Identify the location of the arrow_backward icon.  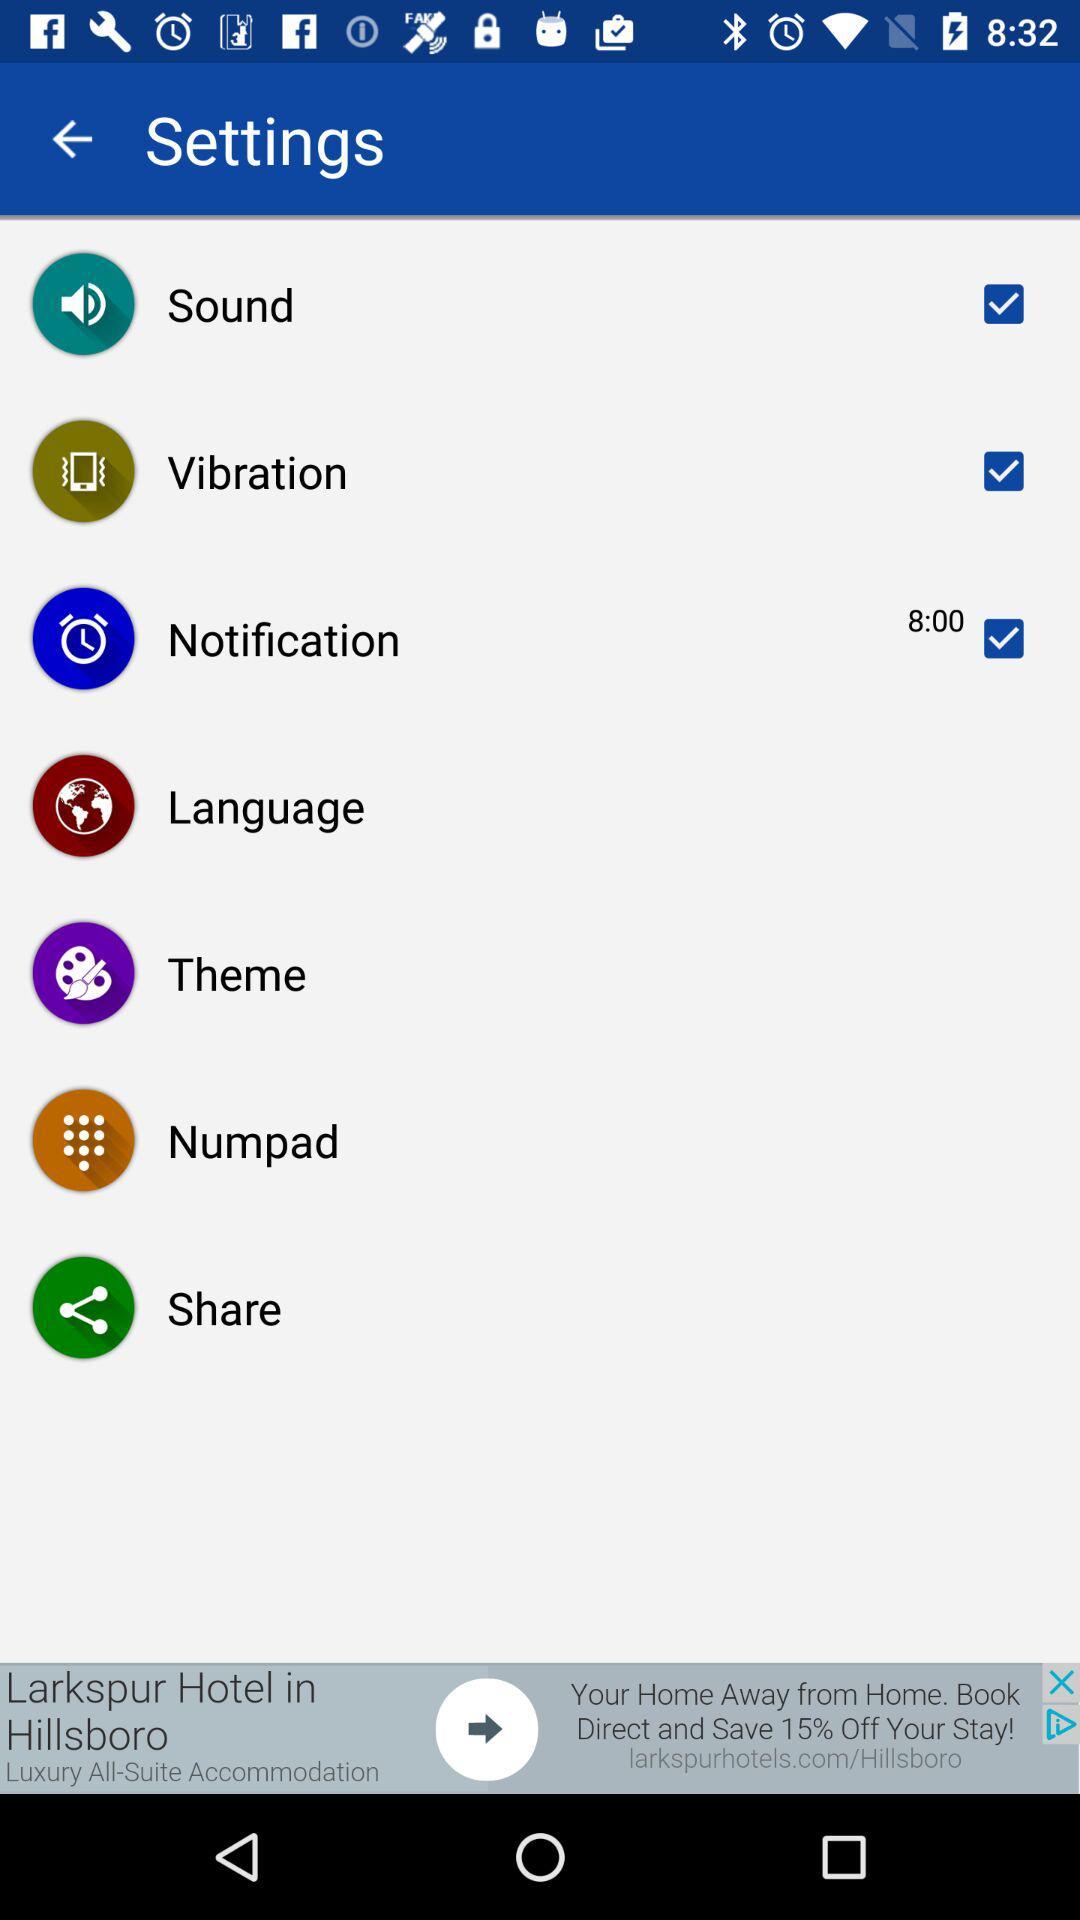
(71, 138).